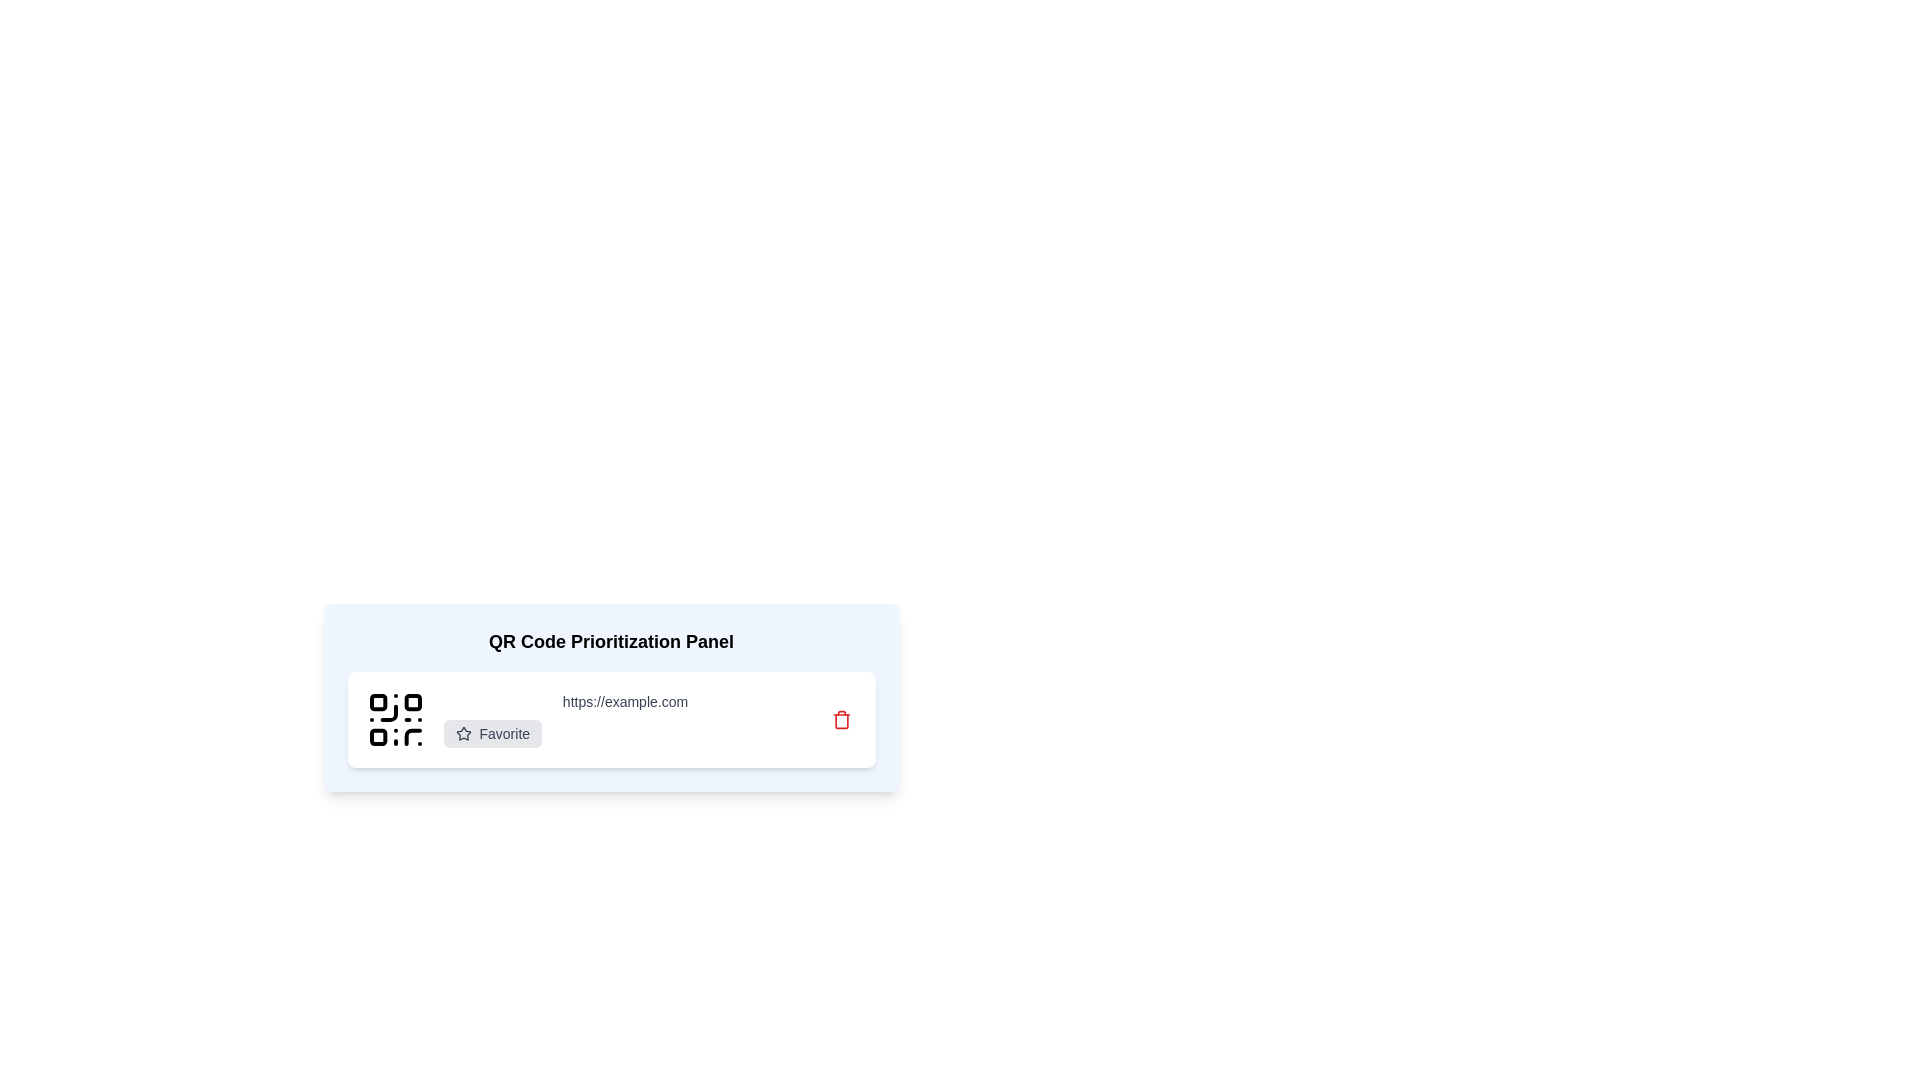 Image resolution: width=1920 pixels, height=1080 pixels. What do you see at coordinates (841, 720) in the screenshot?
I see `the delete button with a trash icon located at the far right side of the row containing a QR code, a URL, and a 'Favorite' button` at bounding box center [841, 720].